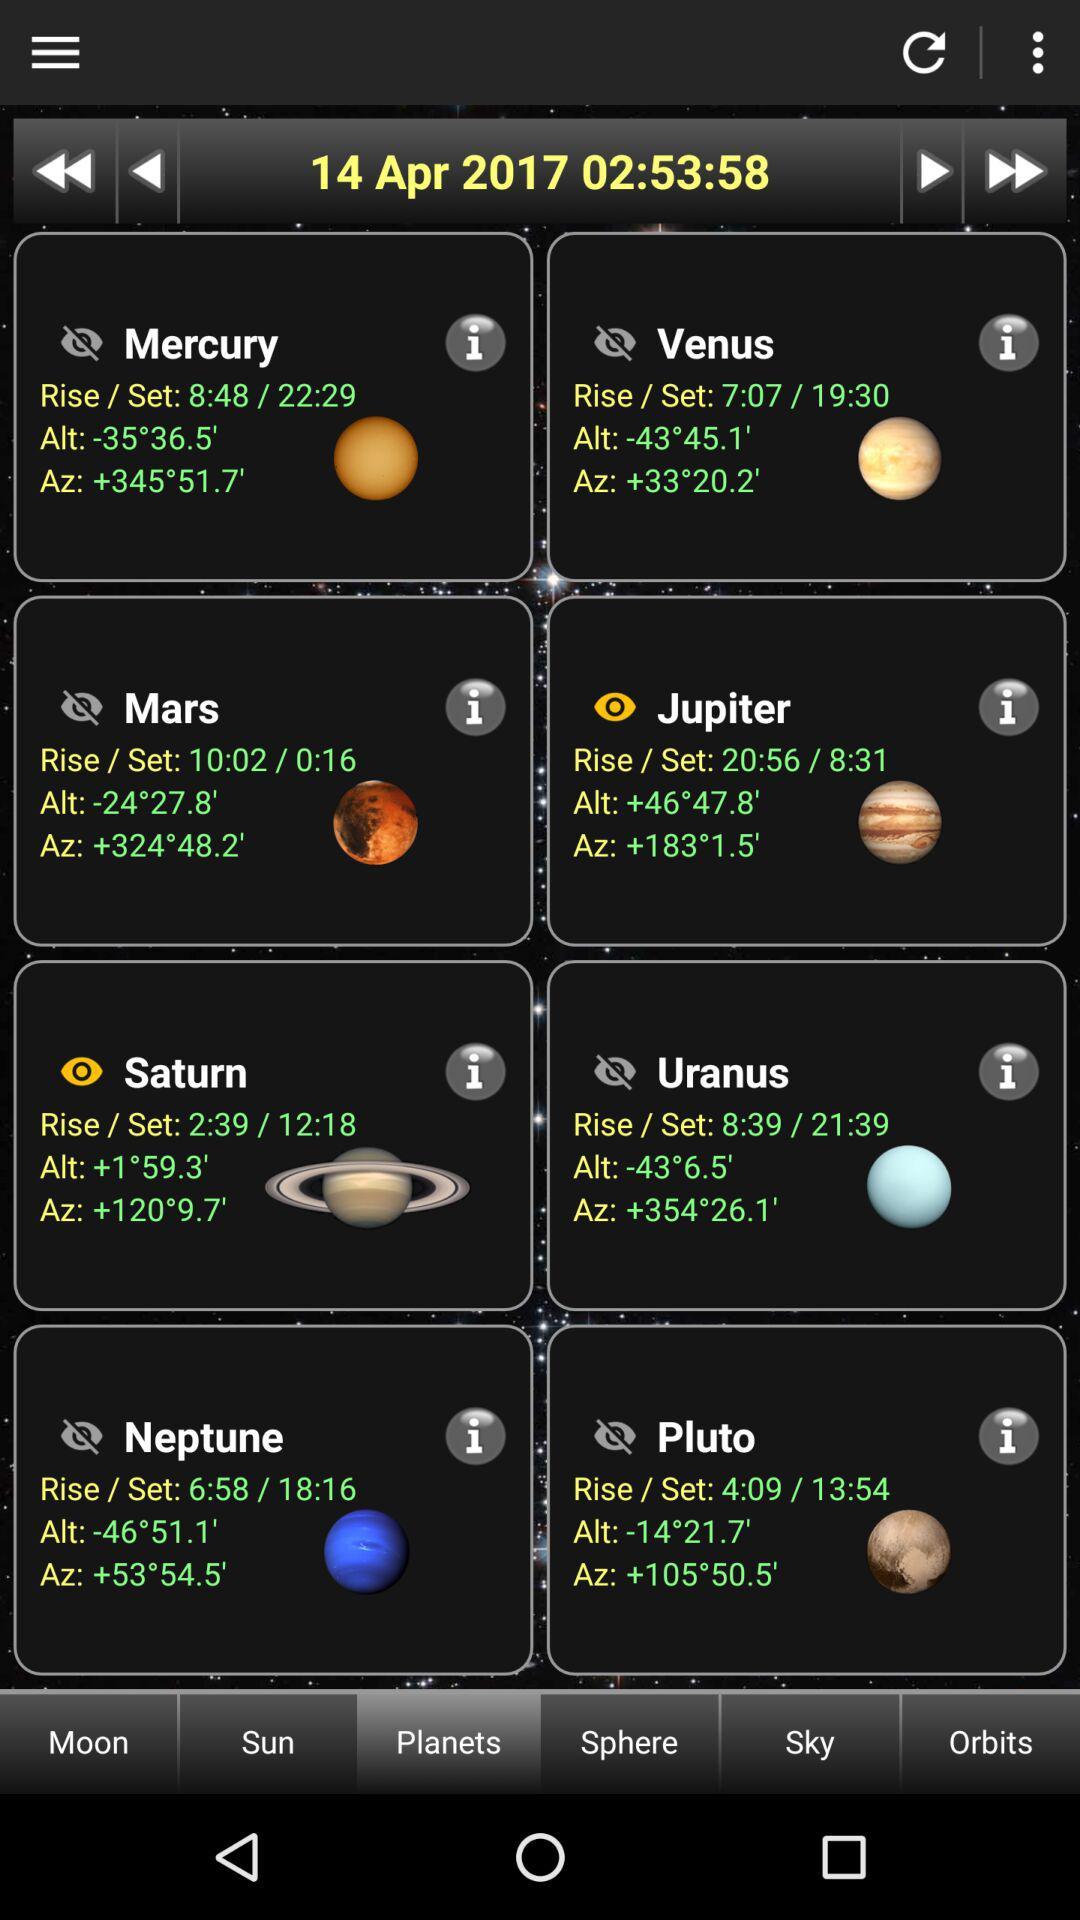 The width and height of the screenshot is (1080, 1920). I want to click on fast forward, so click(1015, 171).